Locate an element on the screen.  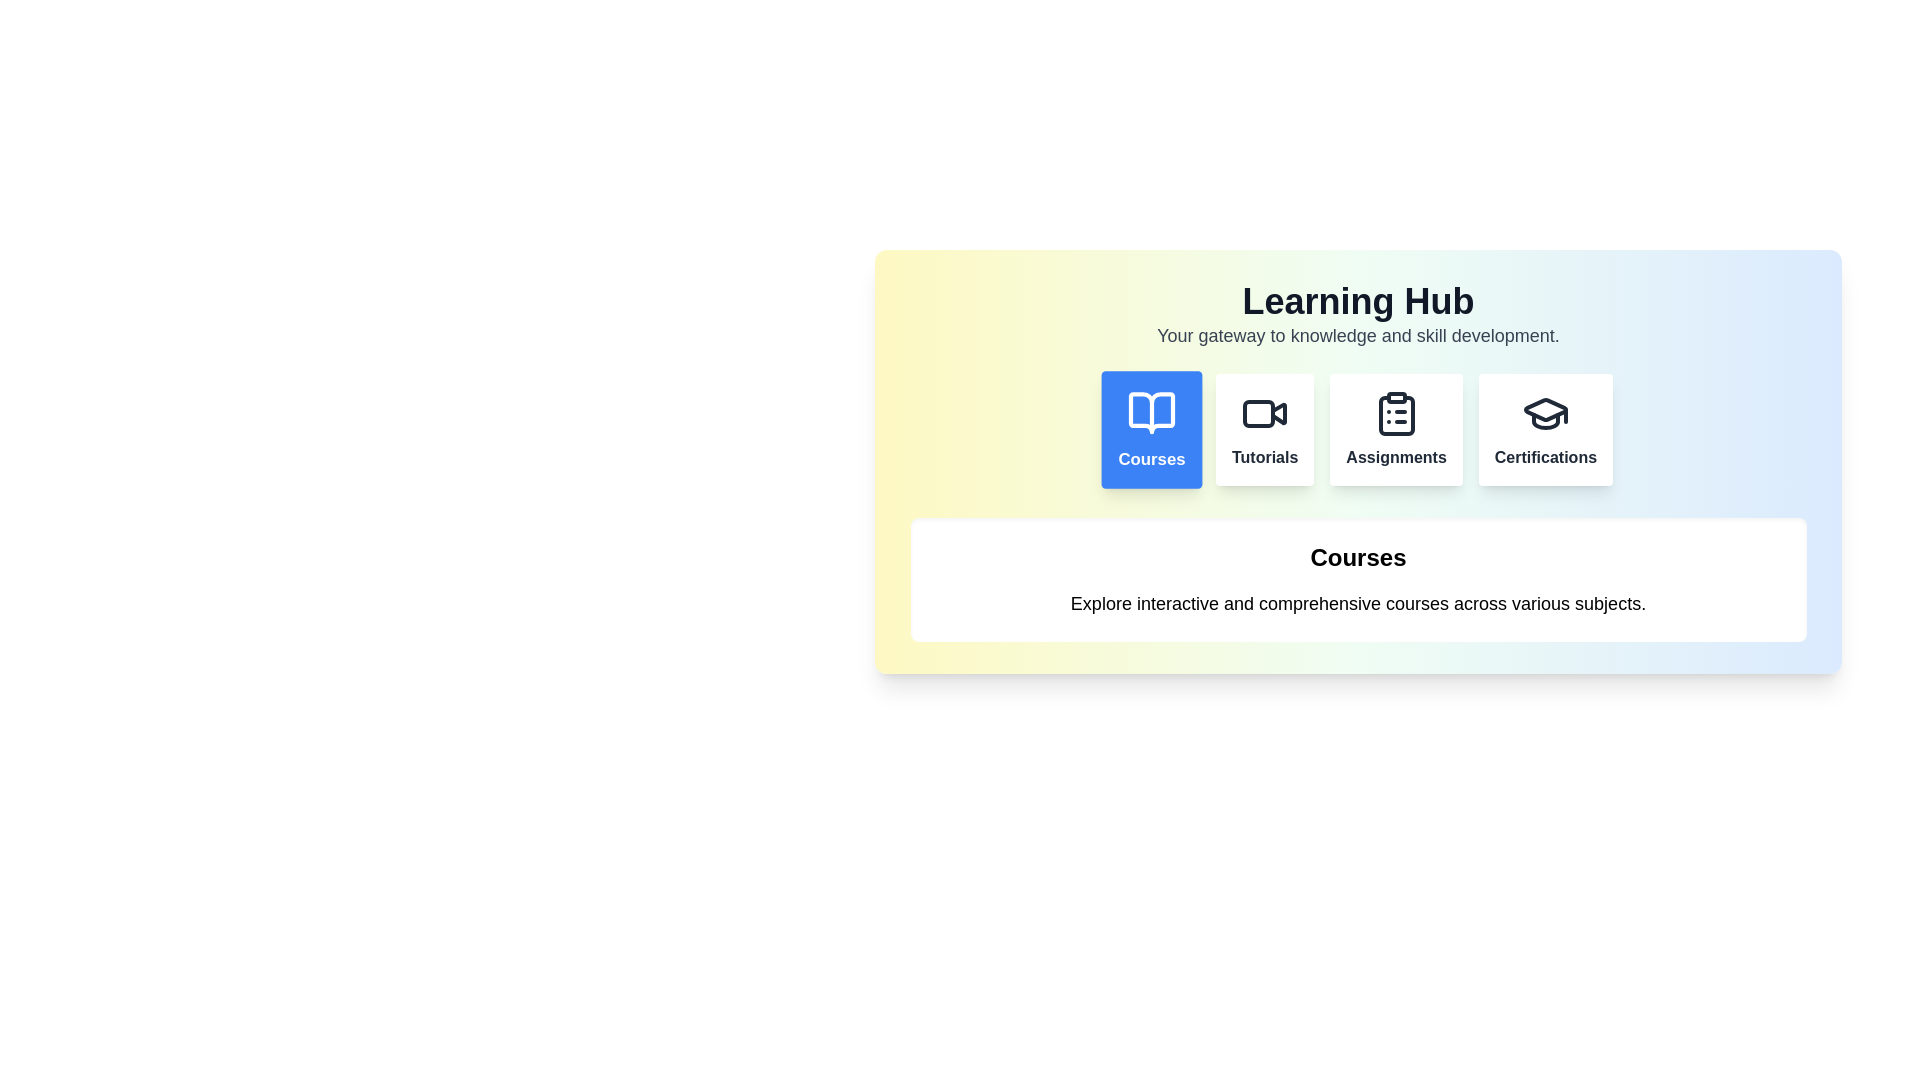
the button labeled Assignments to observe its hover effect is located at coordinates (1395, 428).